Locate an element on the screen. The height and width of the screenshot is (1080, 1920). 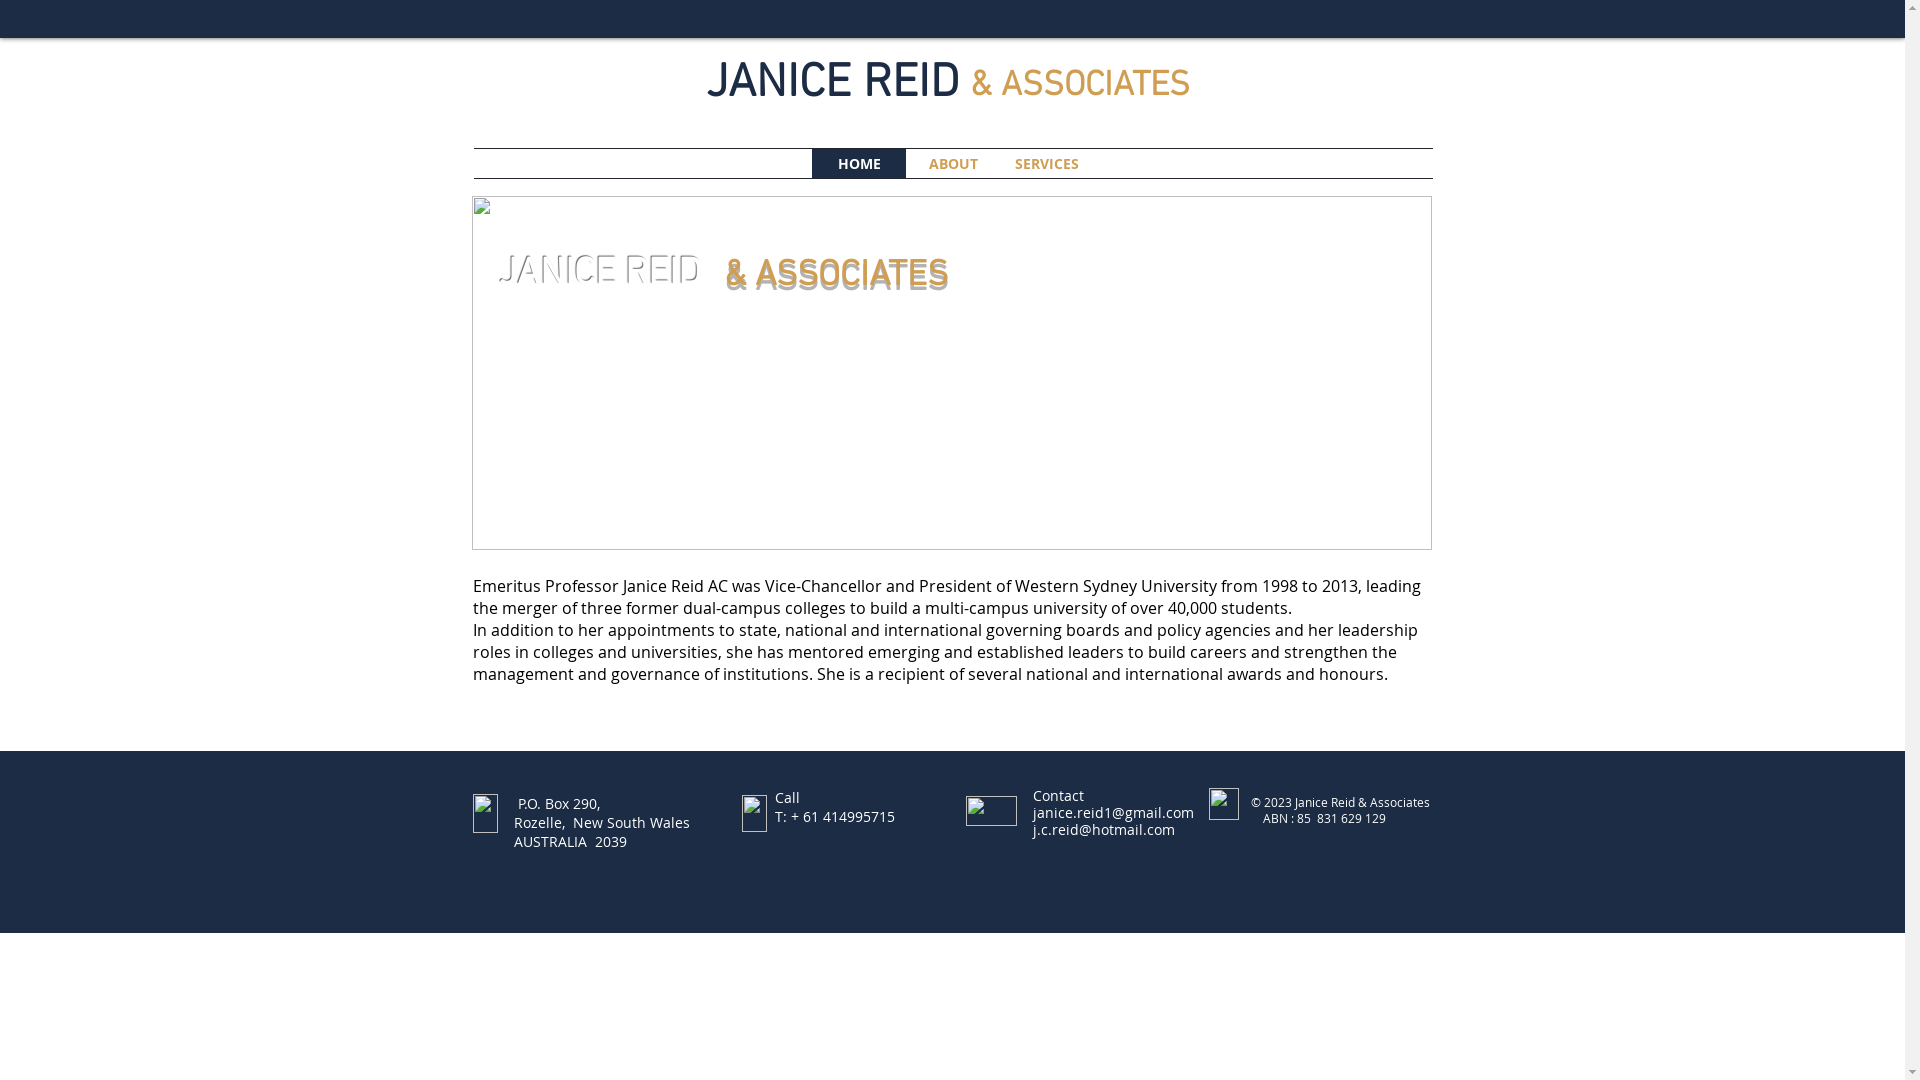
'j.c.reid@hotmail.com' is located at coordinates (1102, 829).